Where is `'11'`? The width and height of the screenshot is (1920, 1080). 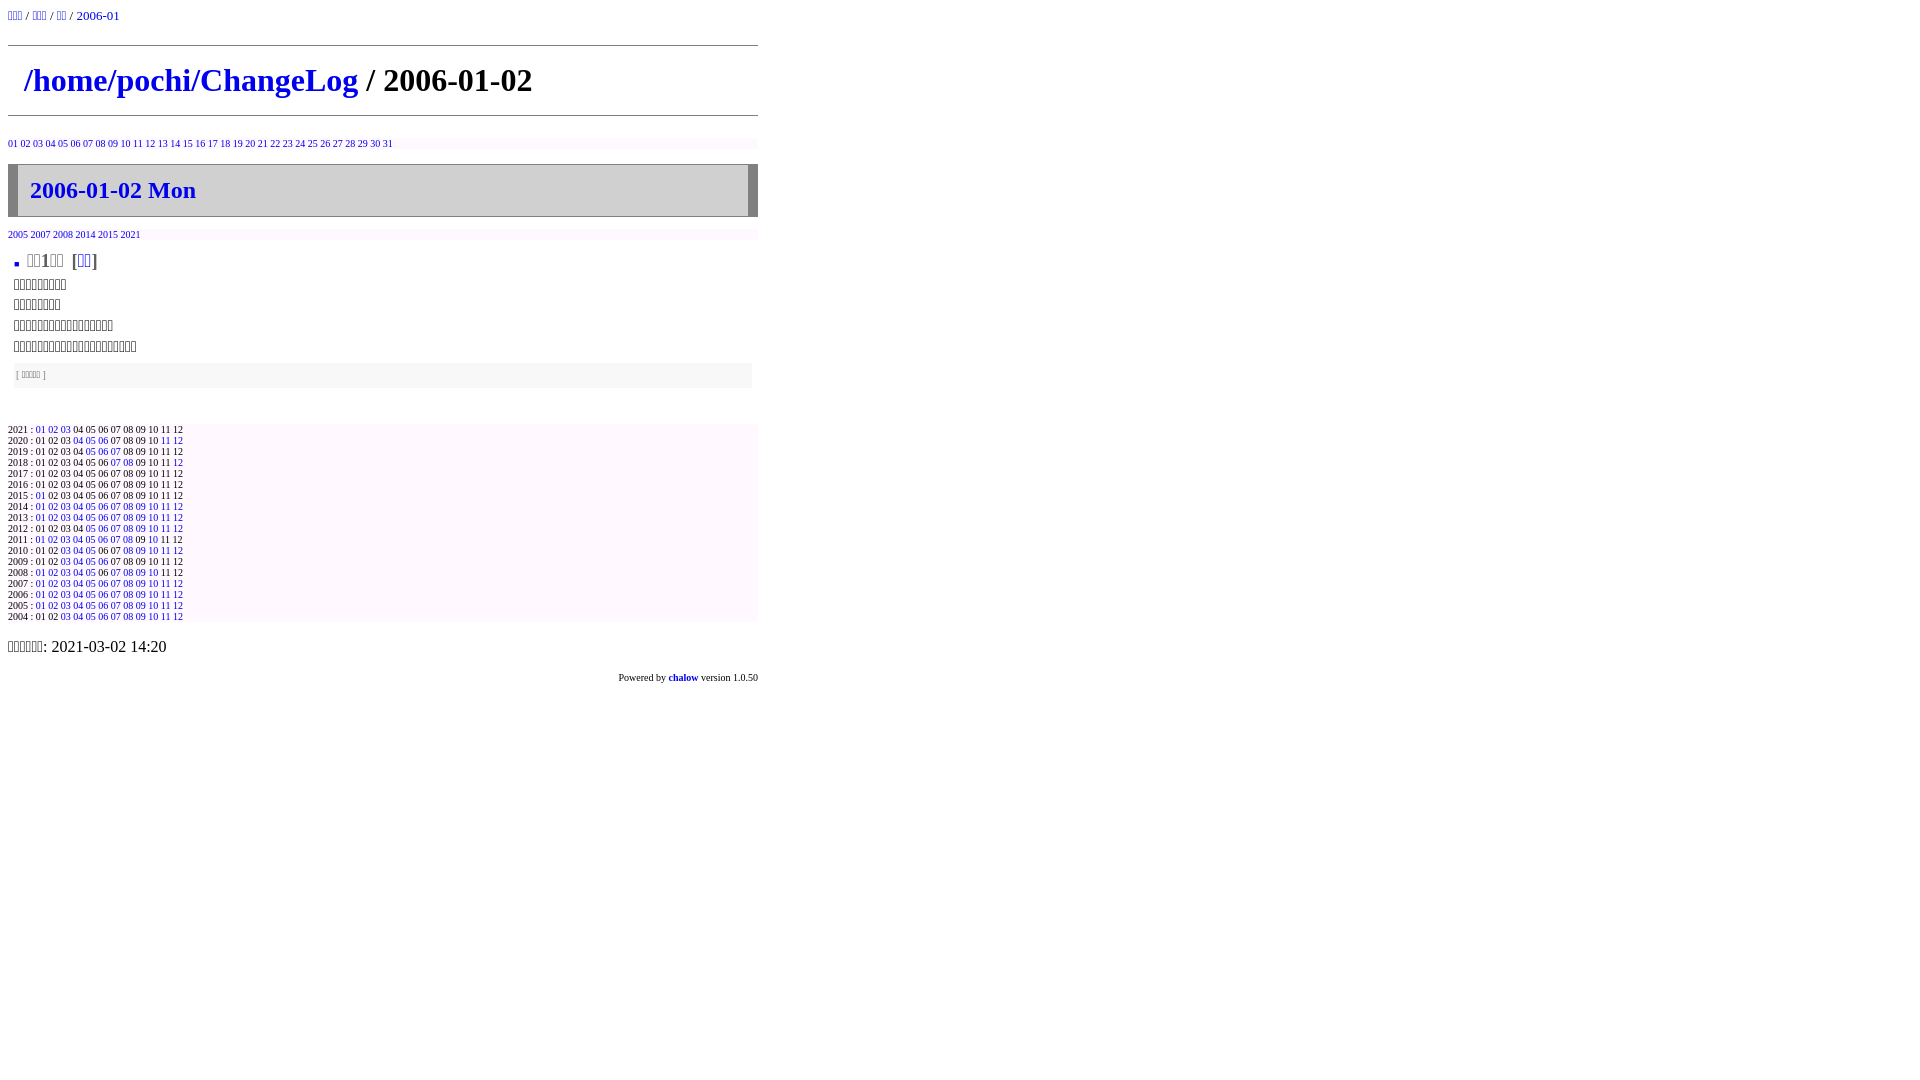
'11' is located at coordinates (166, 550).